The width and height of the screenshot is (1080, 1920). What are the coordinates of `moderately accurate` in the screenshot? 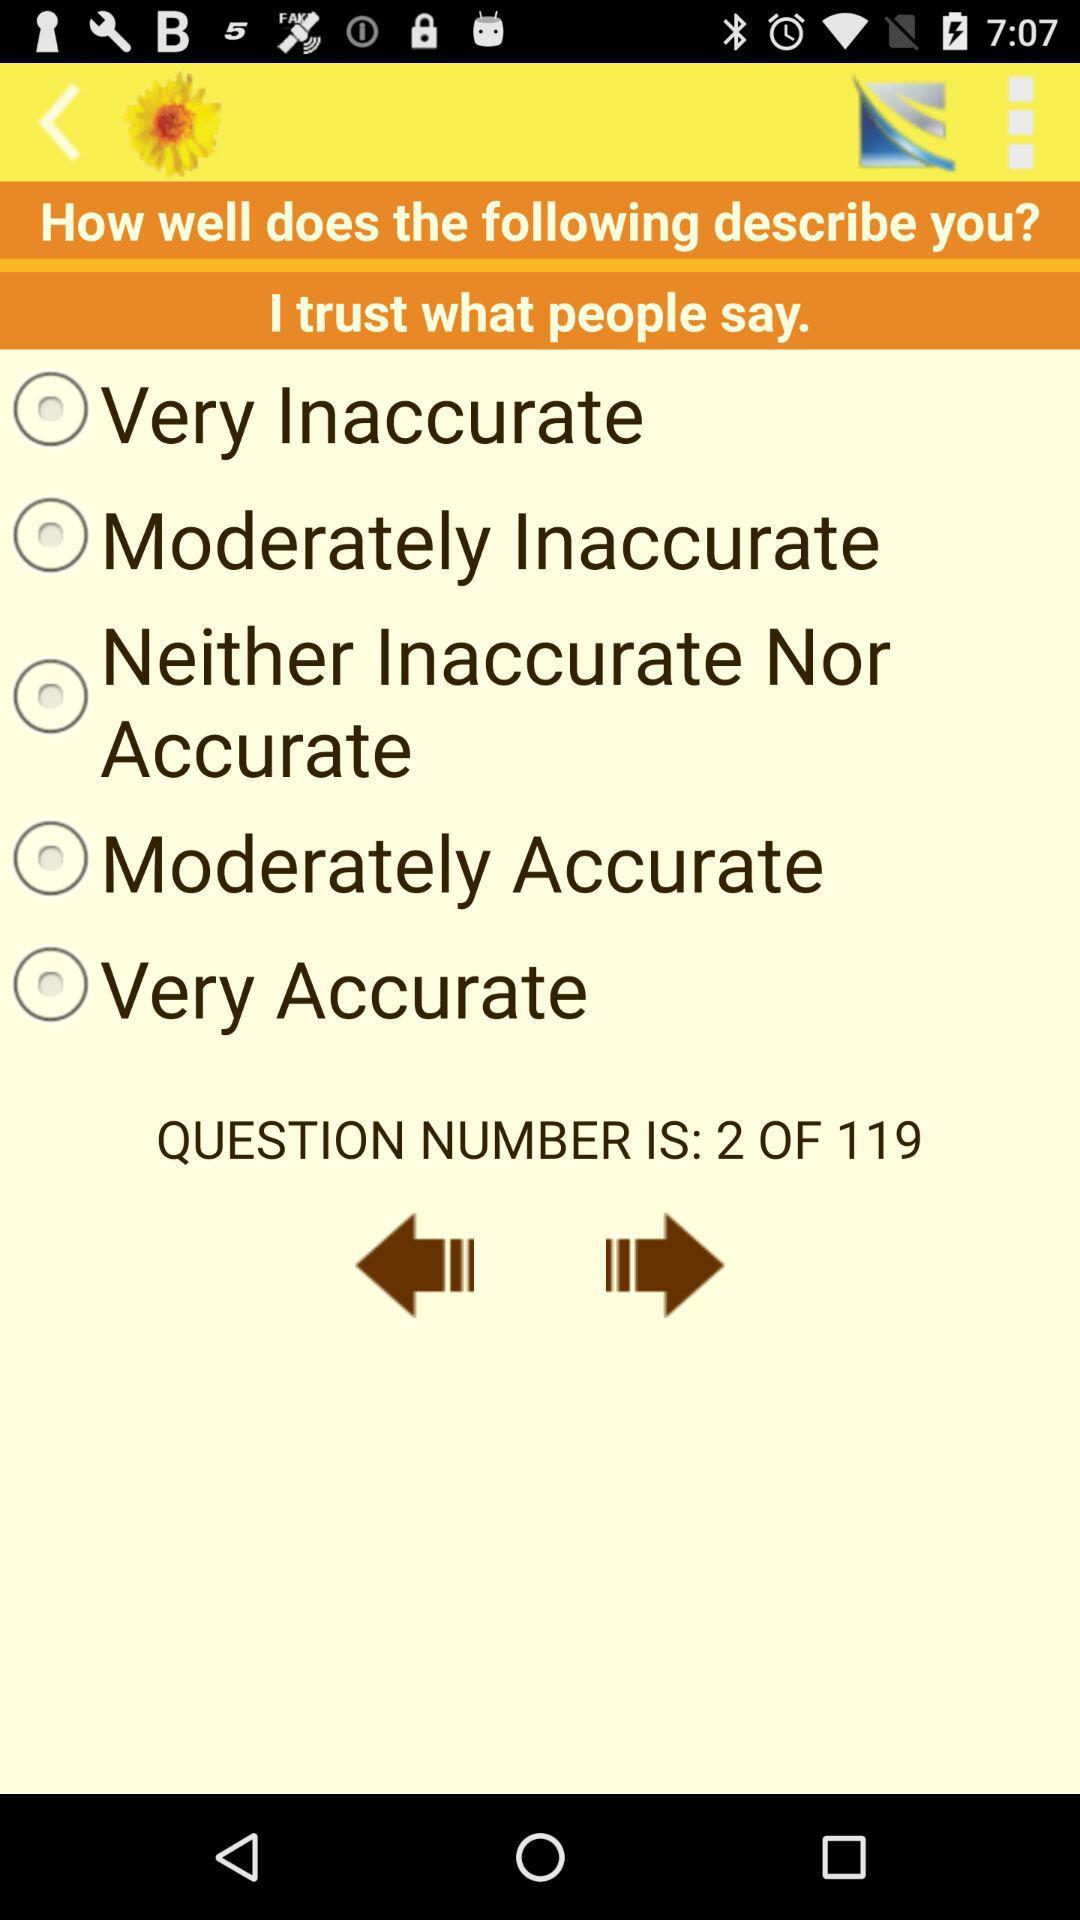 It's located at (411, 861).